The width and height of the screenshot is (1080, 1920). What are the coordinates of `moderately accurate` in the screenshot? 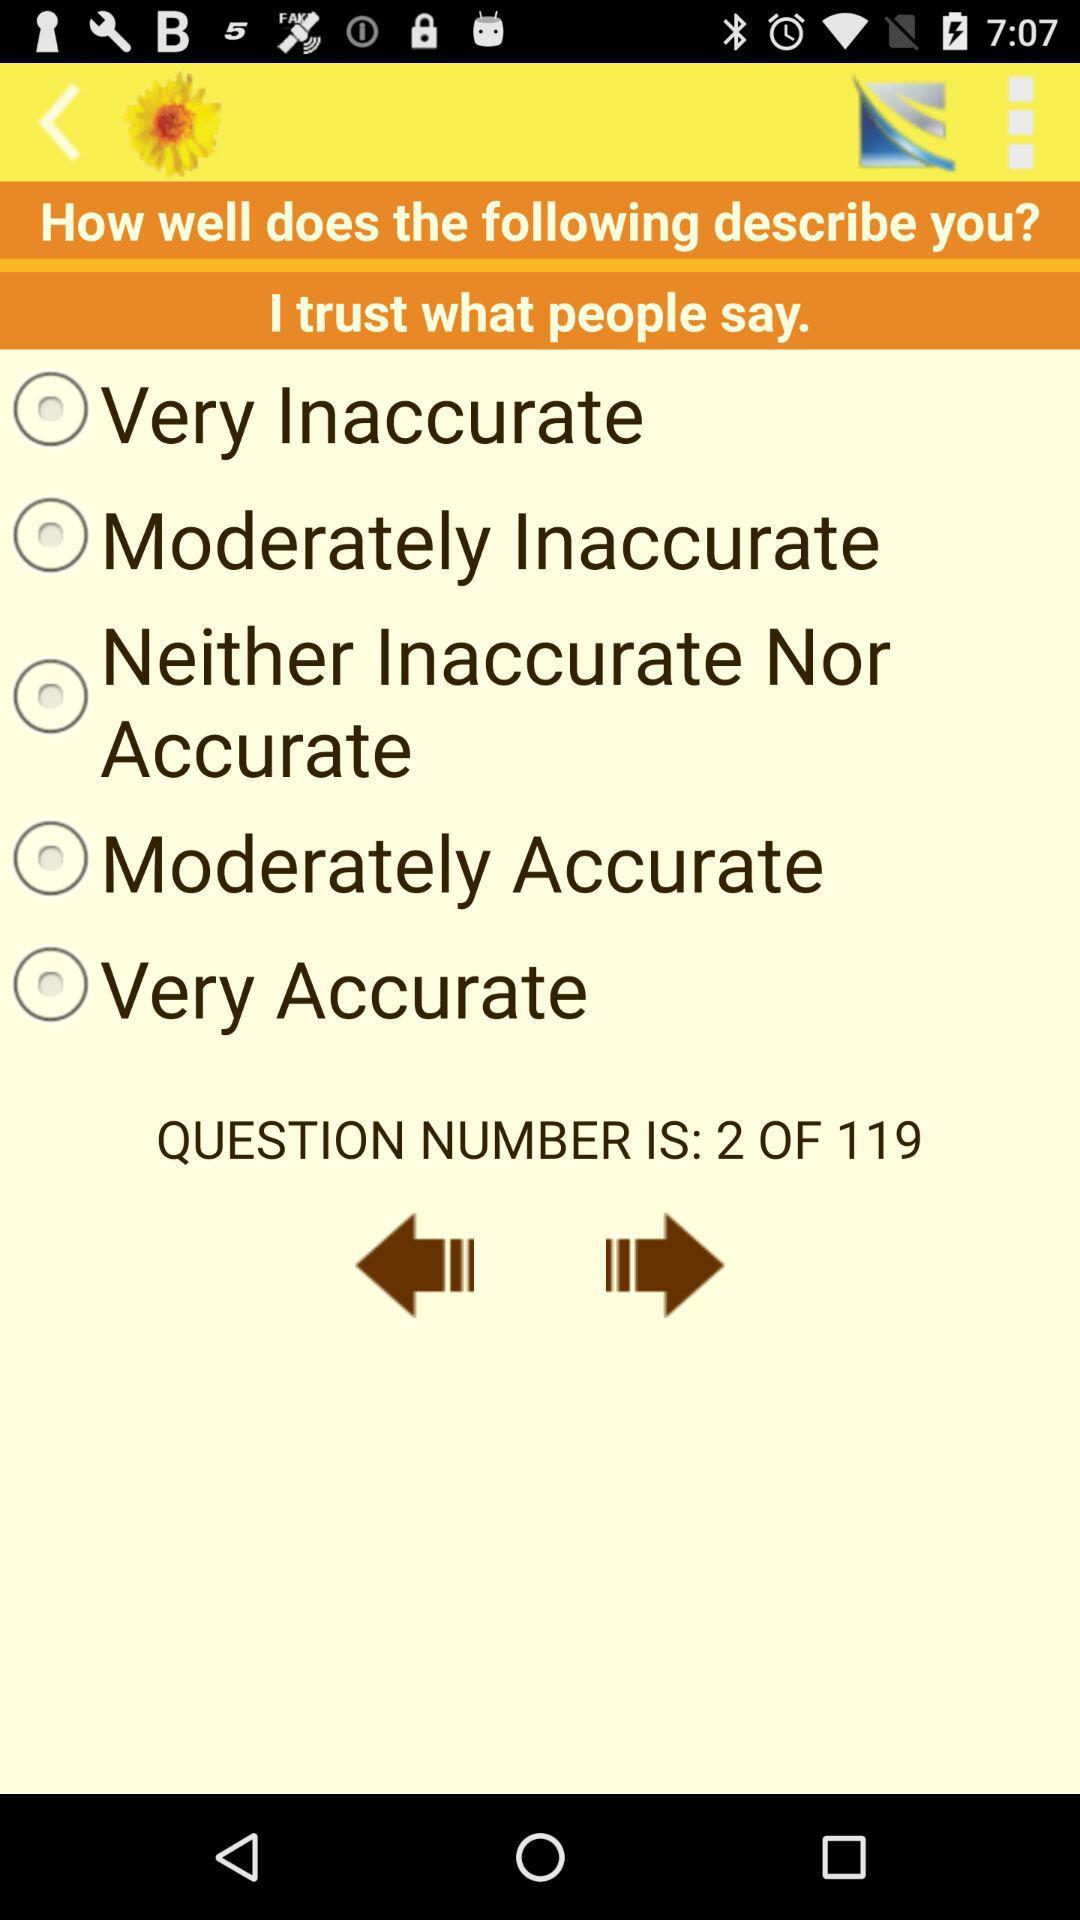 It's located at (411, 861).